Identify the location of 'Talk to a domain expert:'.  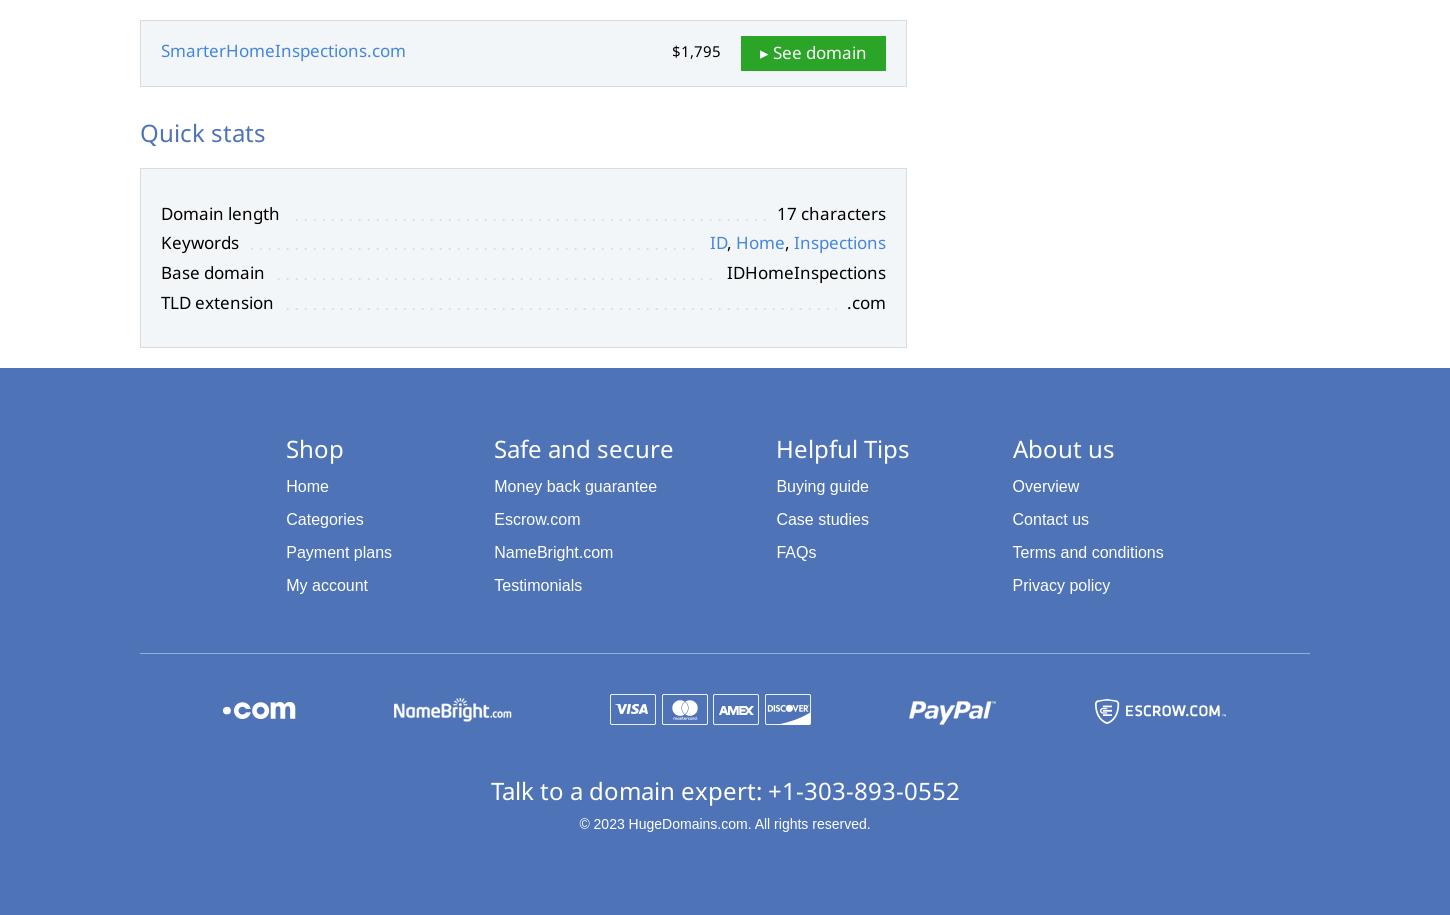
(627, 789).